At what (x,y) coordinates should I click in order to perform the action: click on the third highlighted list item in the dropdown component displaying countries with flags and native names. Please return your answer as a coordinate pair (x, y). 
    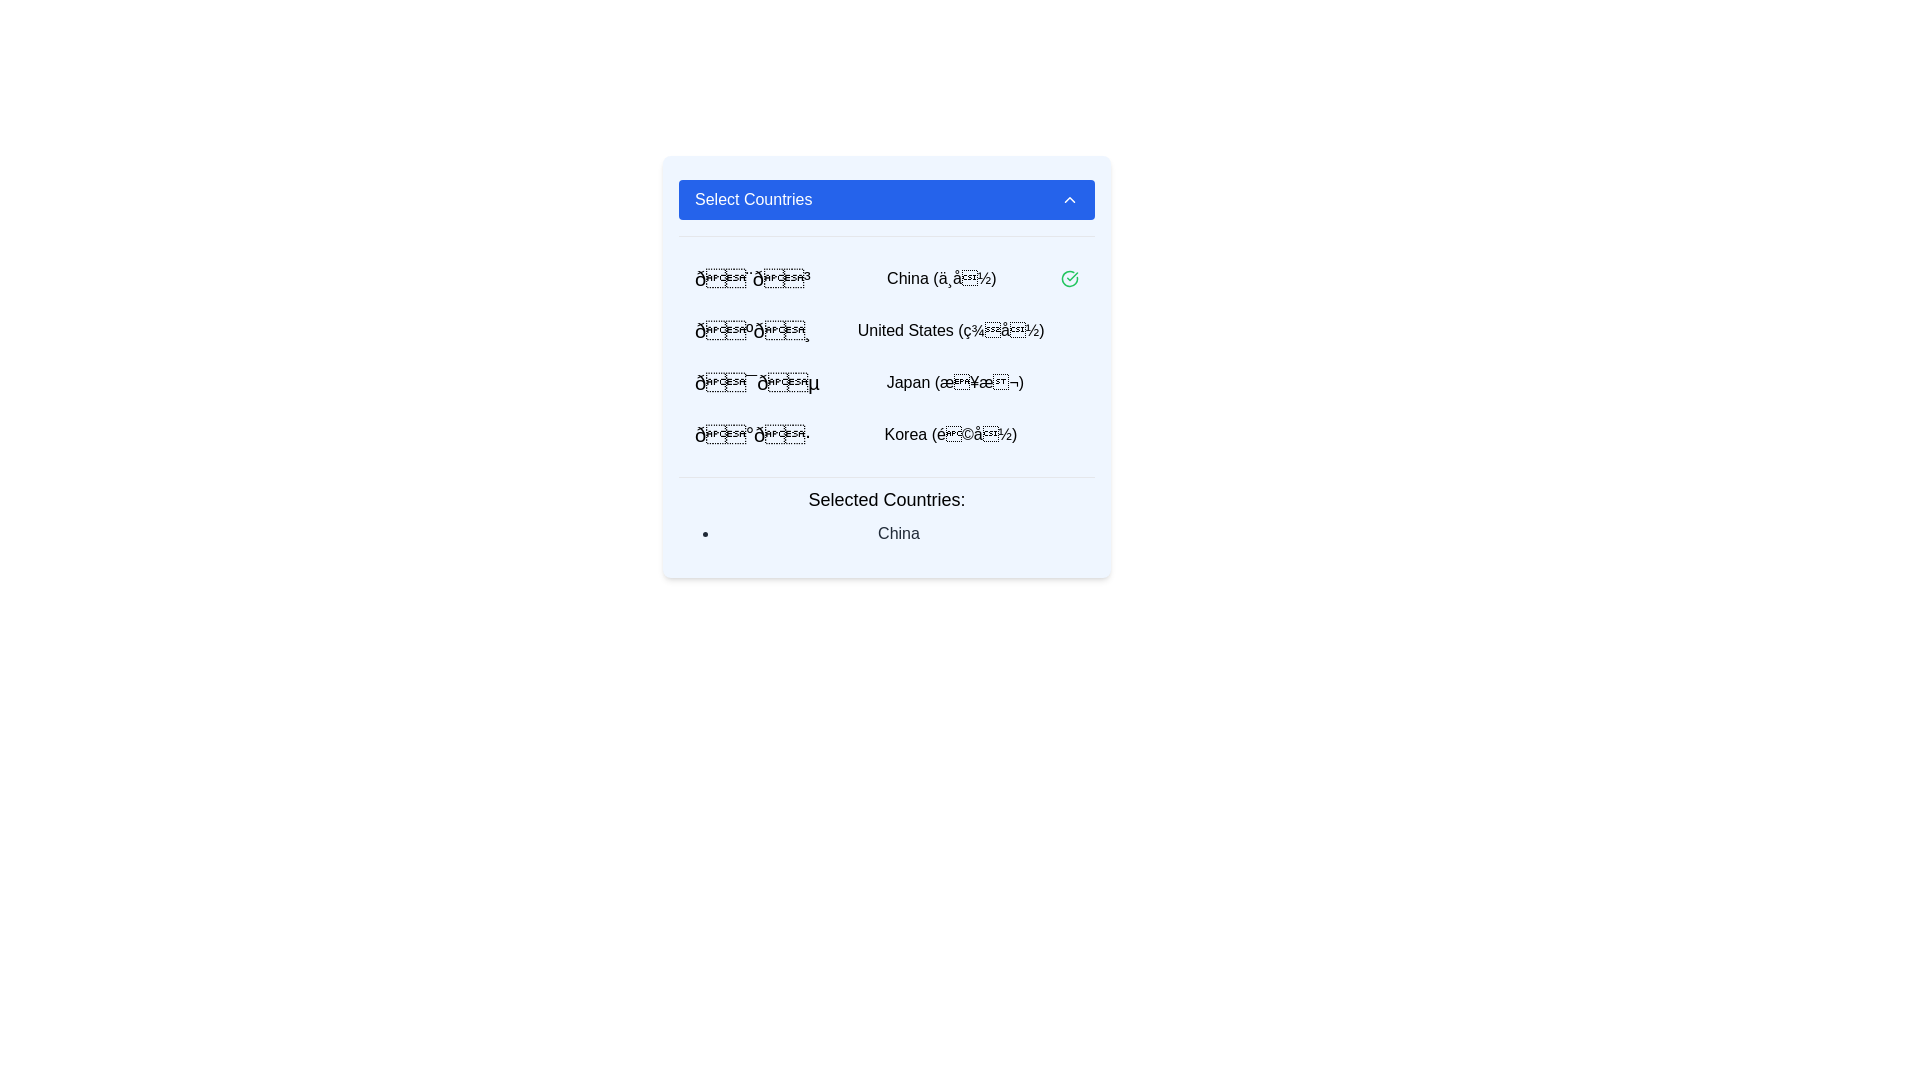
    Looking at the image, I should click on (886, 366).